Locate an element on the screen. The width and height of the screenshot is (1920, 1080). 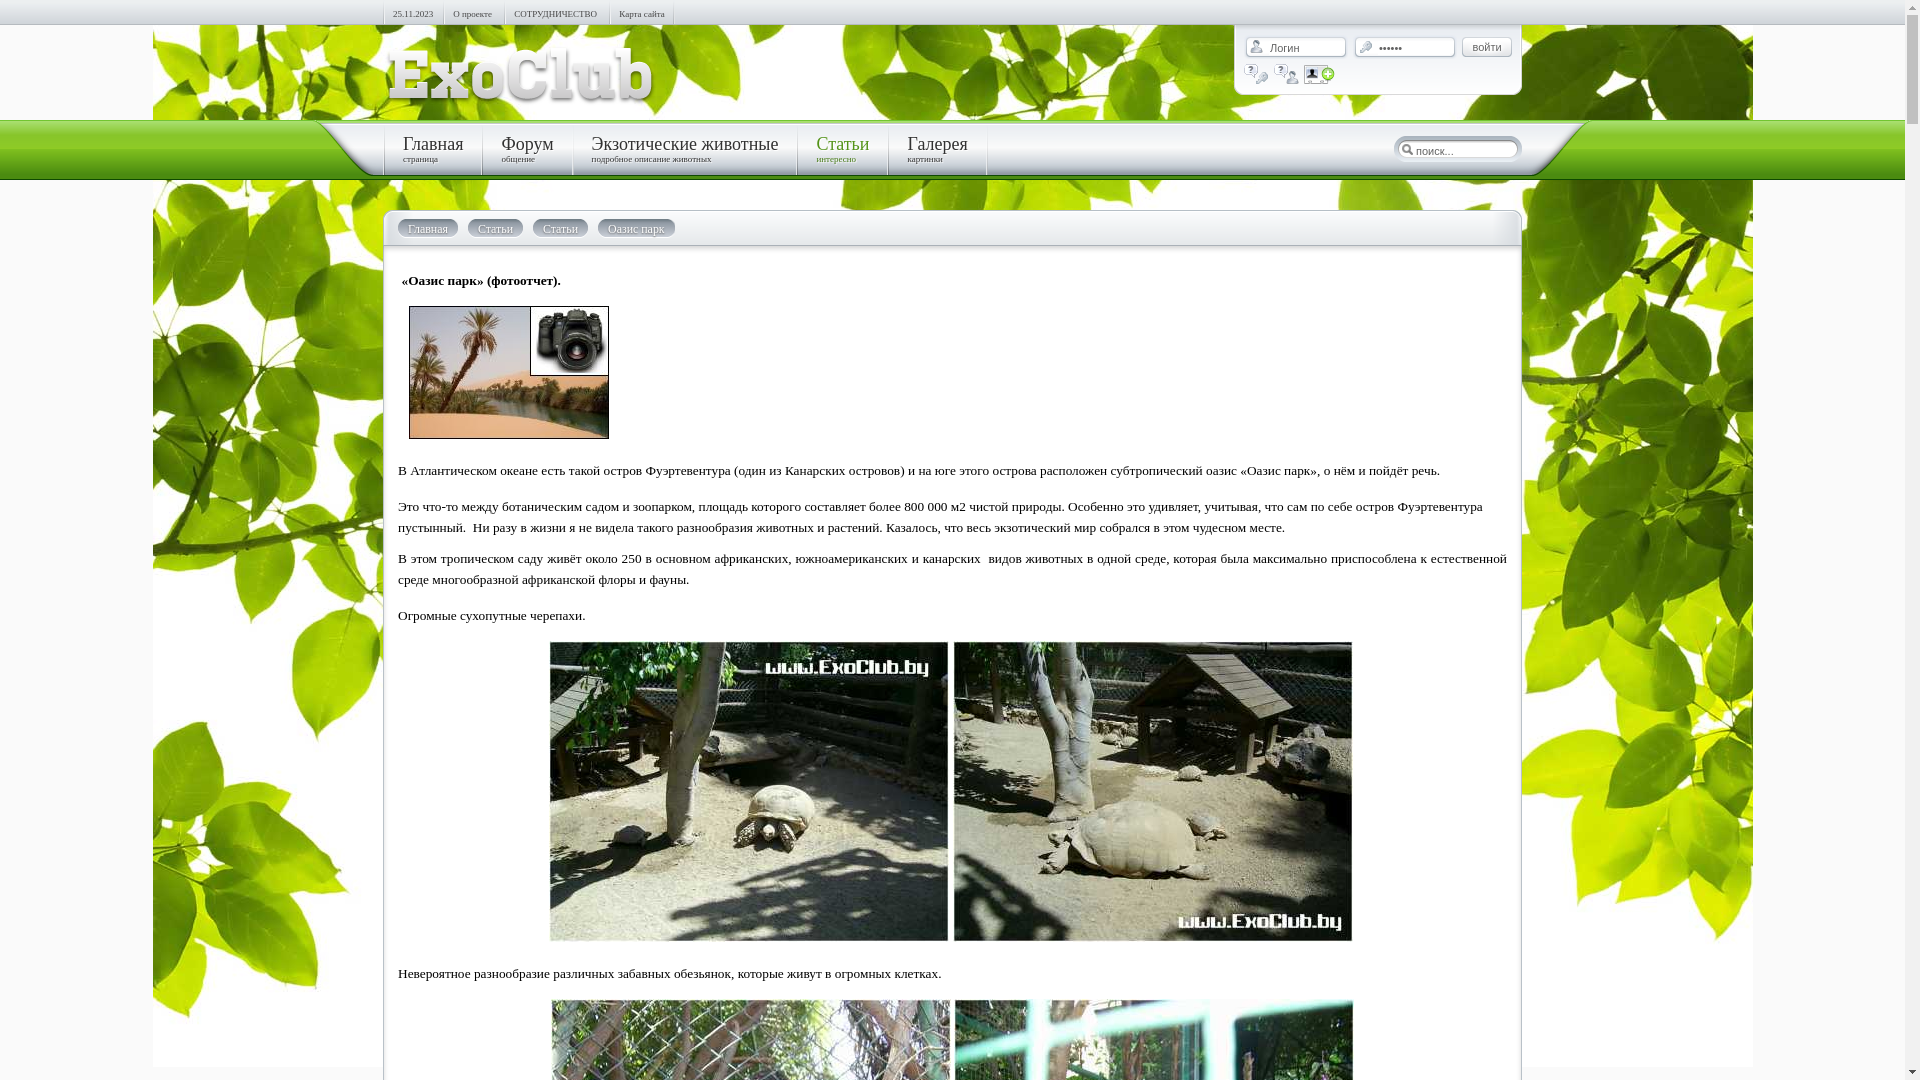
'Search' is located at coordinates (1396, 148).